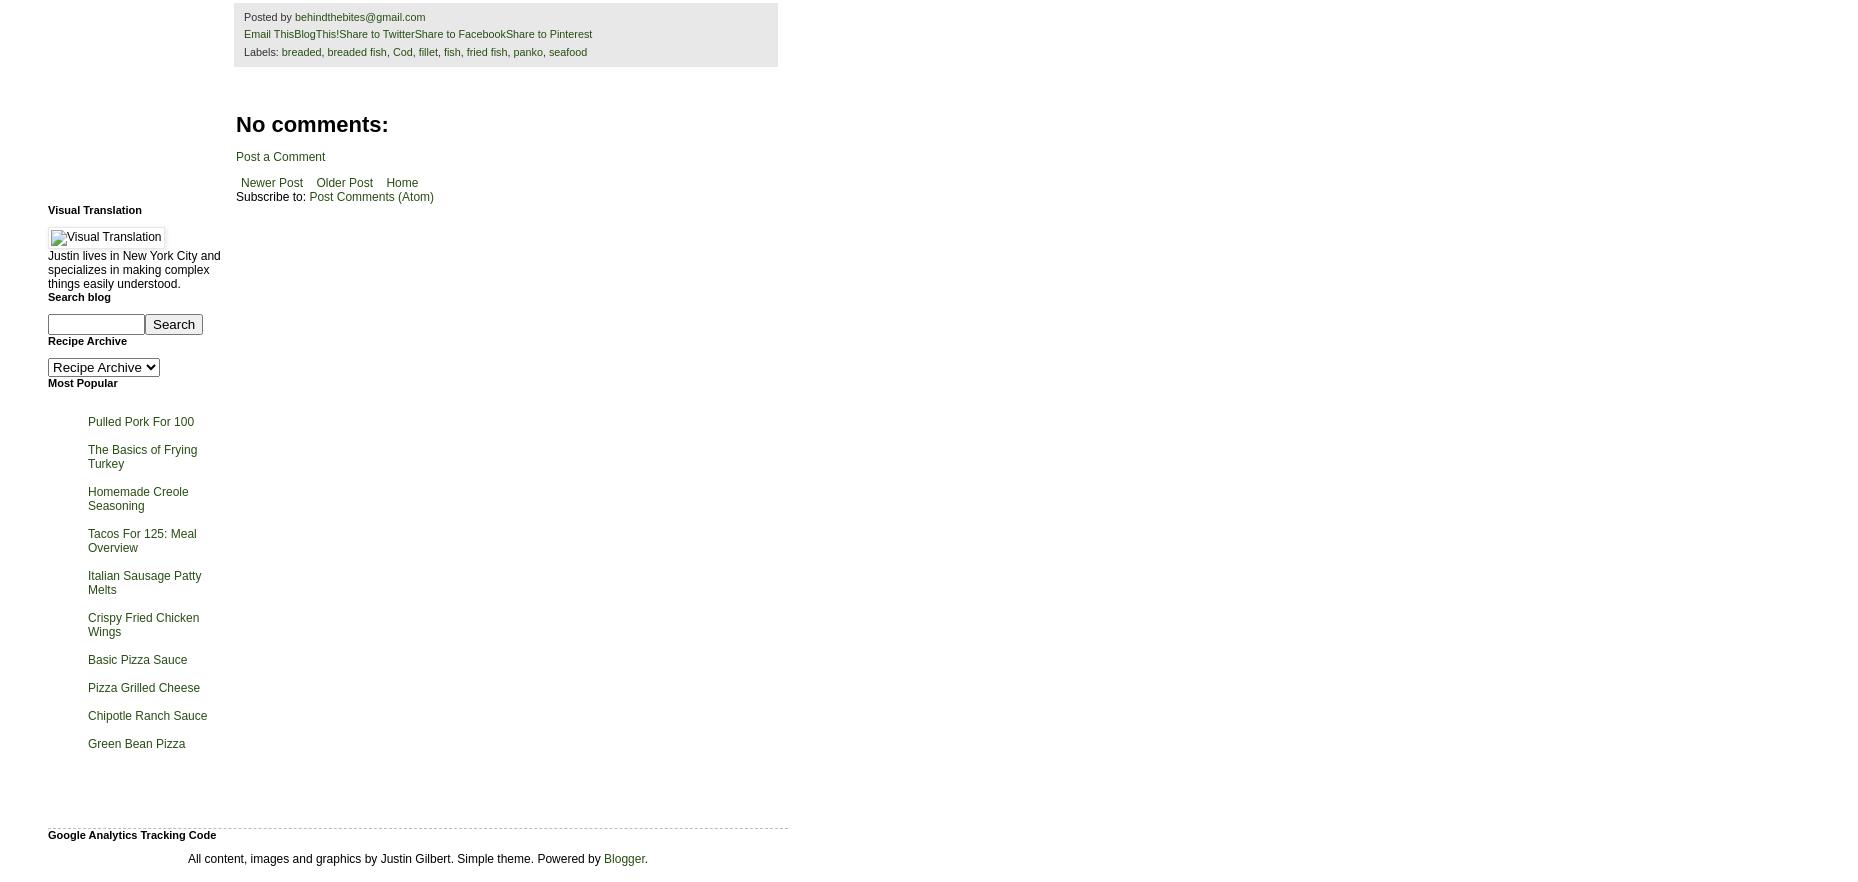  I want to click on 'Email This', so click(268, 32).